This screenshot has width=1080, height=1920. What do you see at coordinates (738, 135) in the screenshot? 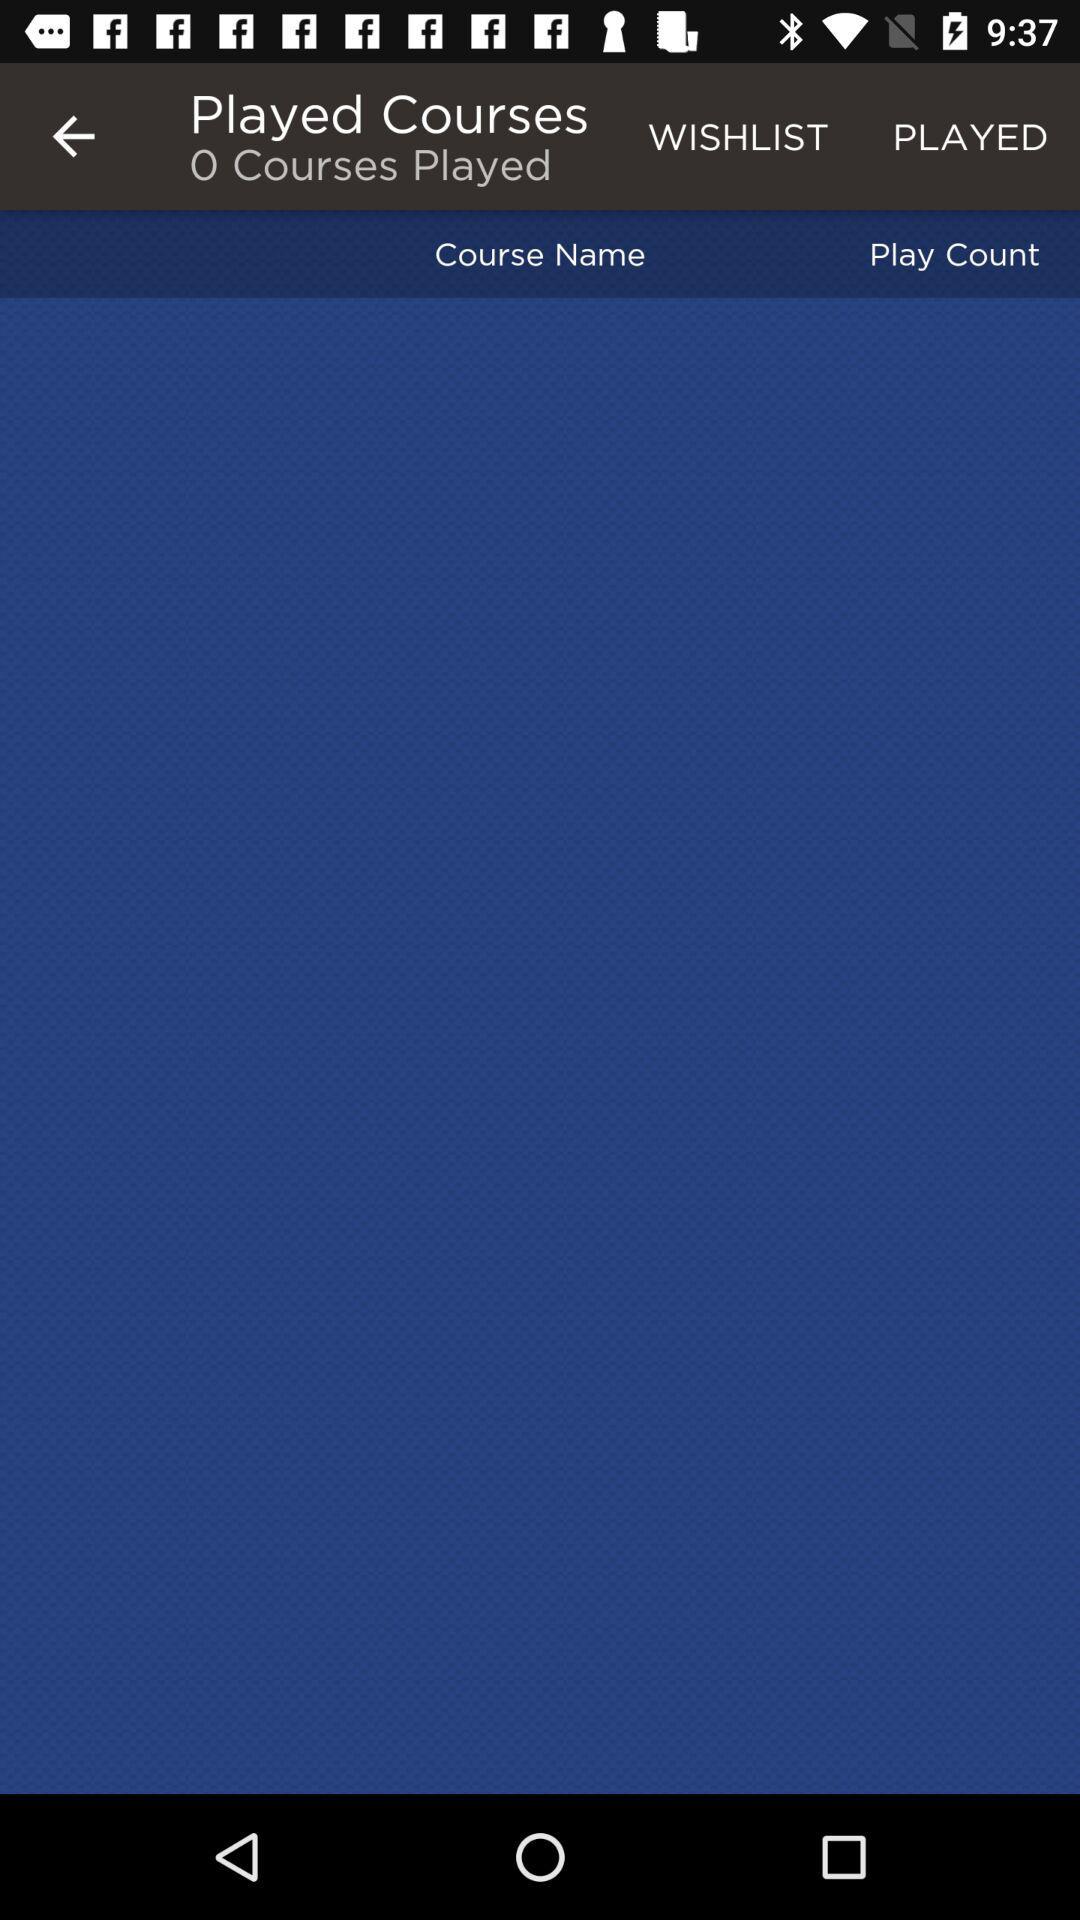
I see `icon above course name item` at bounding box center [738, 135].